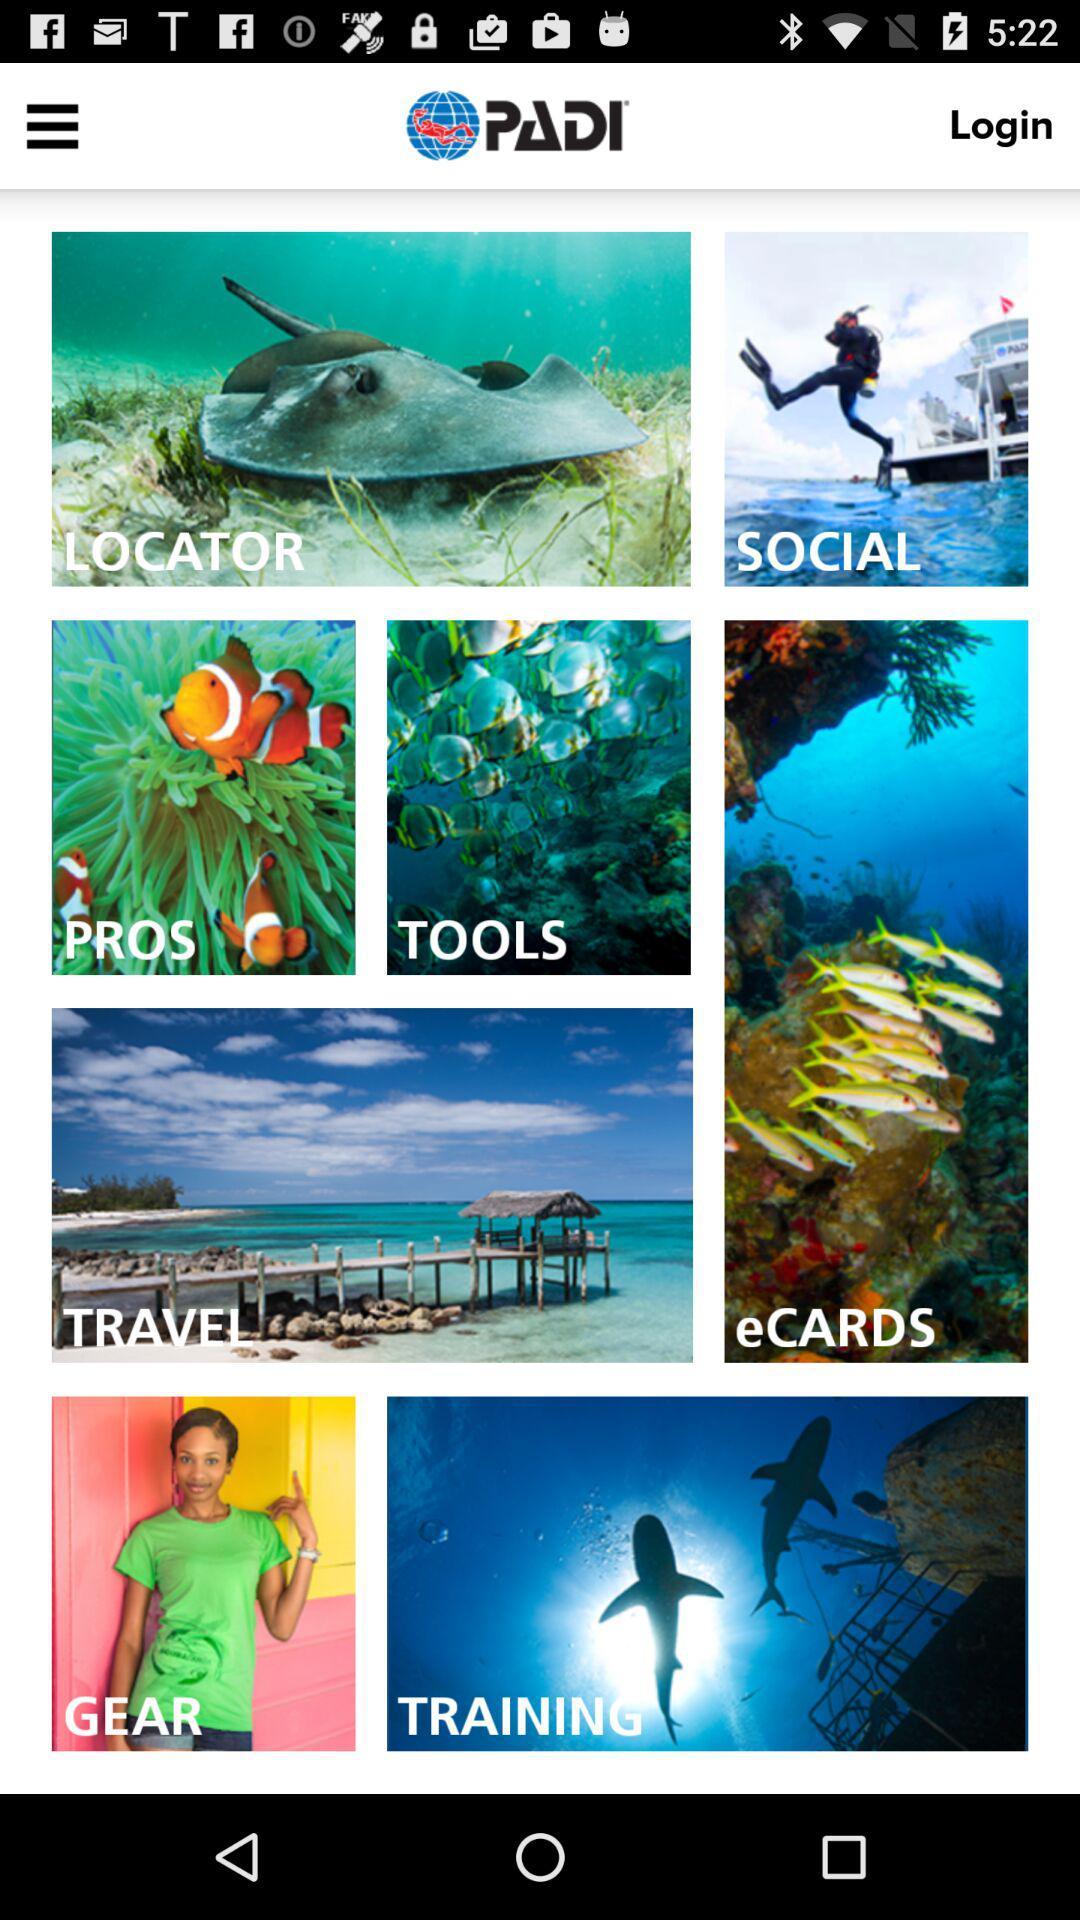  What do you see at coordinates (203, 1572) in the screenshot?
I see `check gears` at bounding box center [203, 1572].